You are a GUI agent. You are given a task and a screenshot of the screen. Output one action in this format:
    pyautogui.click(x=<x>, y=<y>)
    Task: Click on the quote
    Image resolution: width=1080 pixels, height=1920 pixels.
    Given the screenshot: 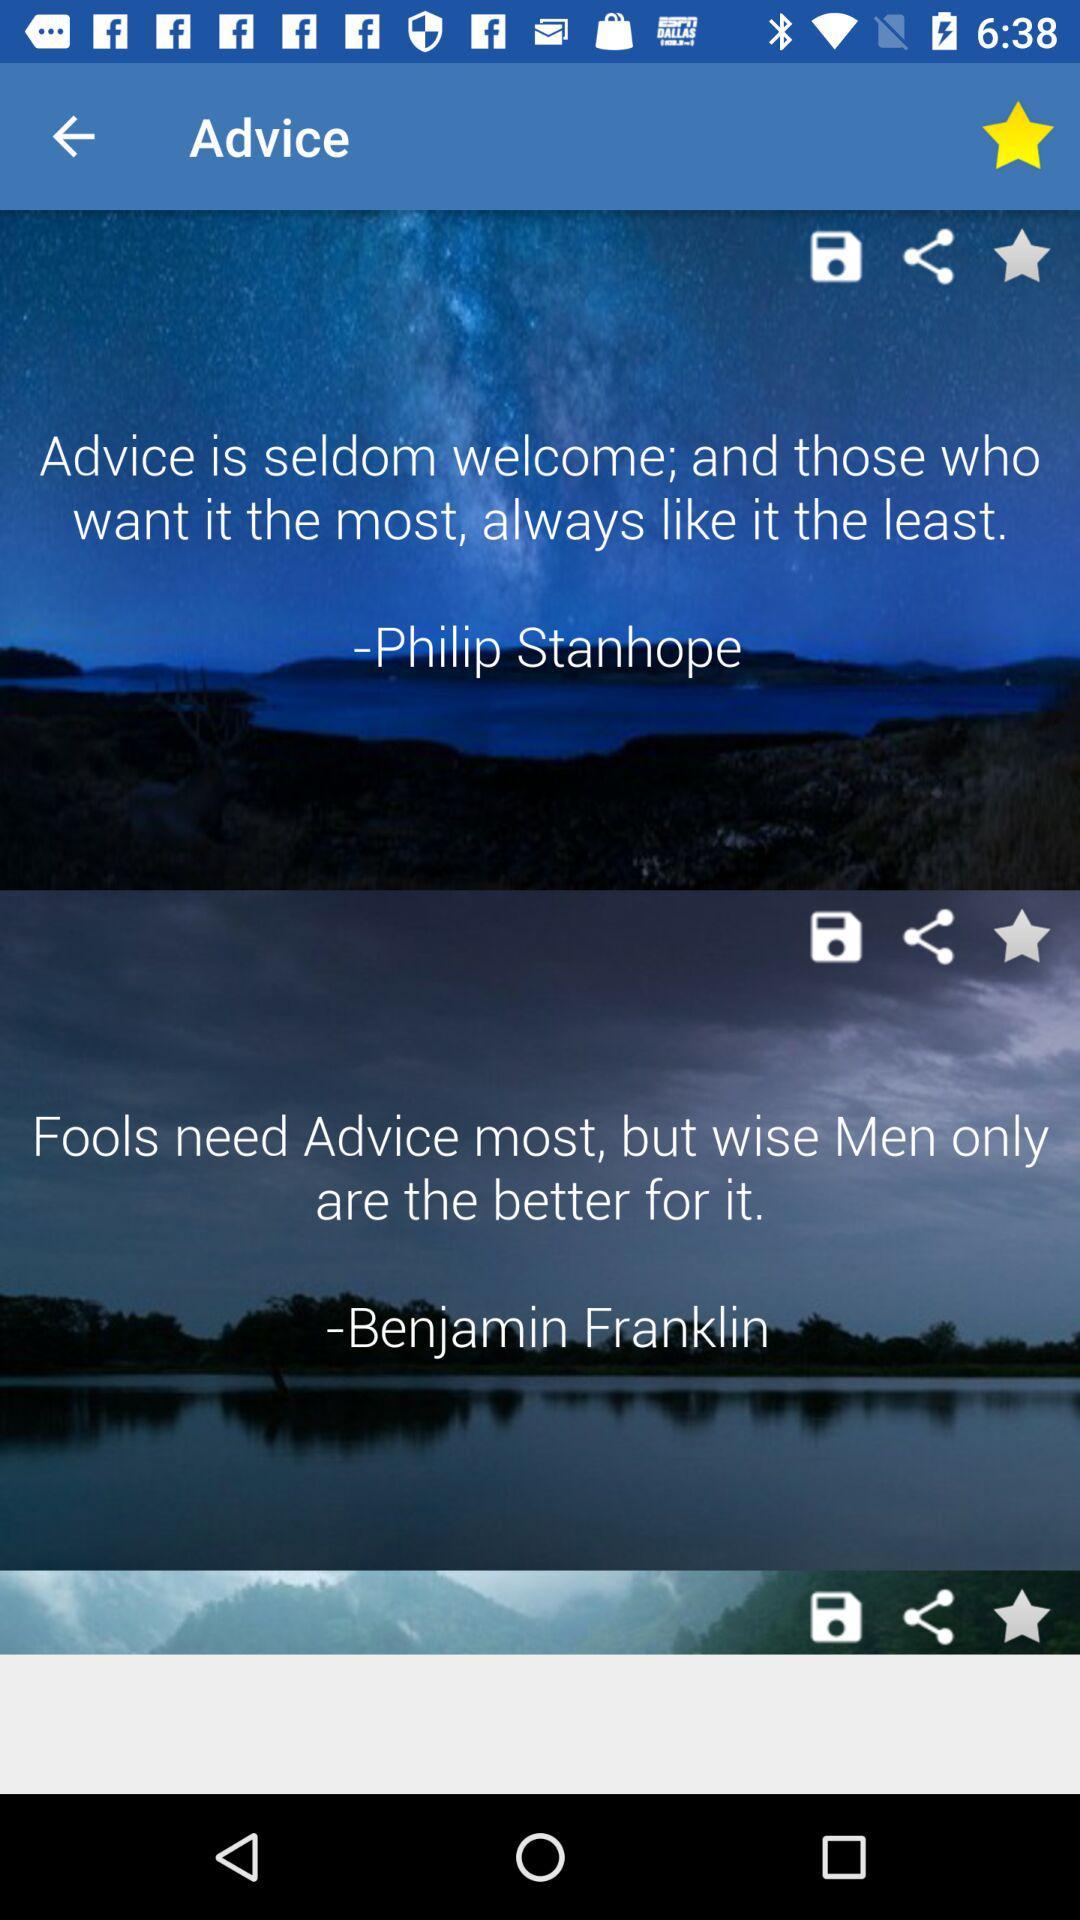 What is the action you would take?
    pyautogui.click(x=836, y=935)
    